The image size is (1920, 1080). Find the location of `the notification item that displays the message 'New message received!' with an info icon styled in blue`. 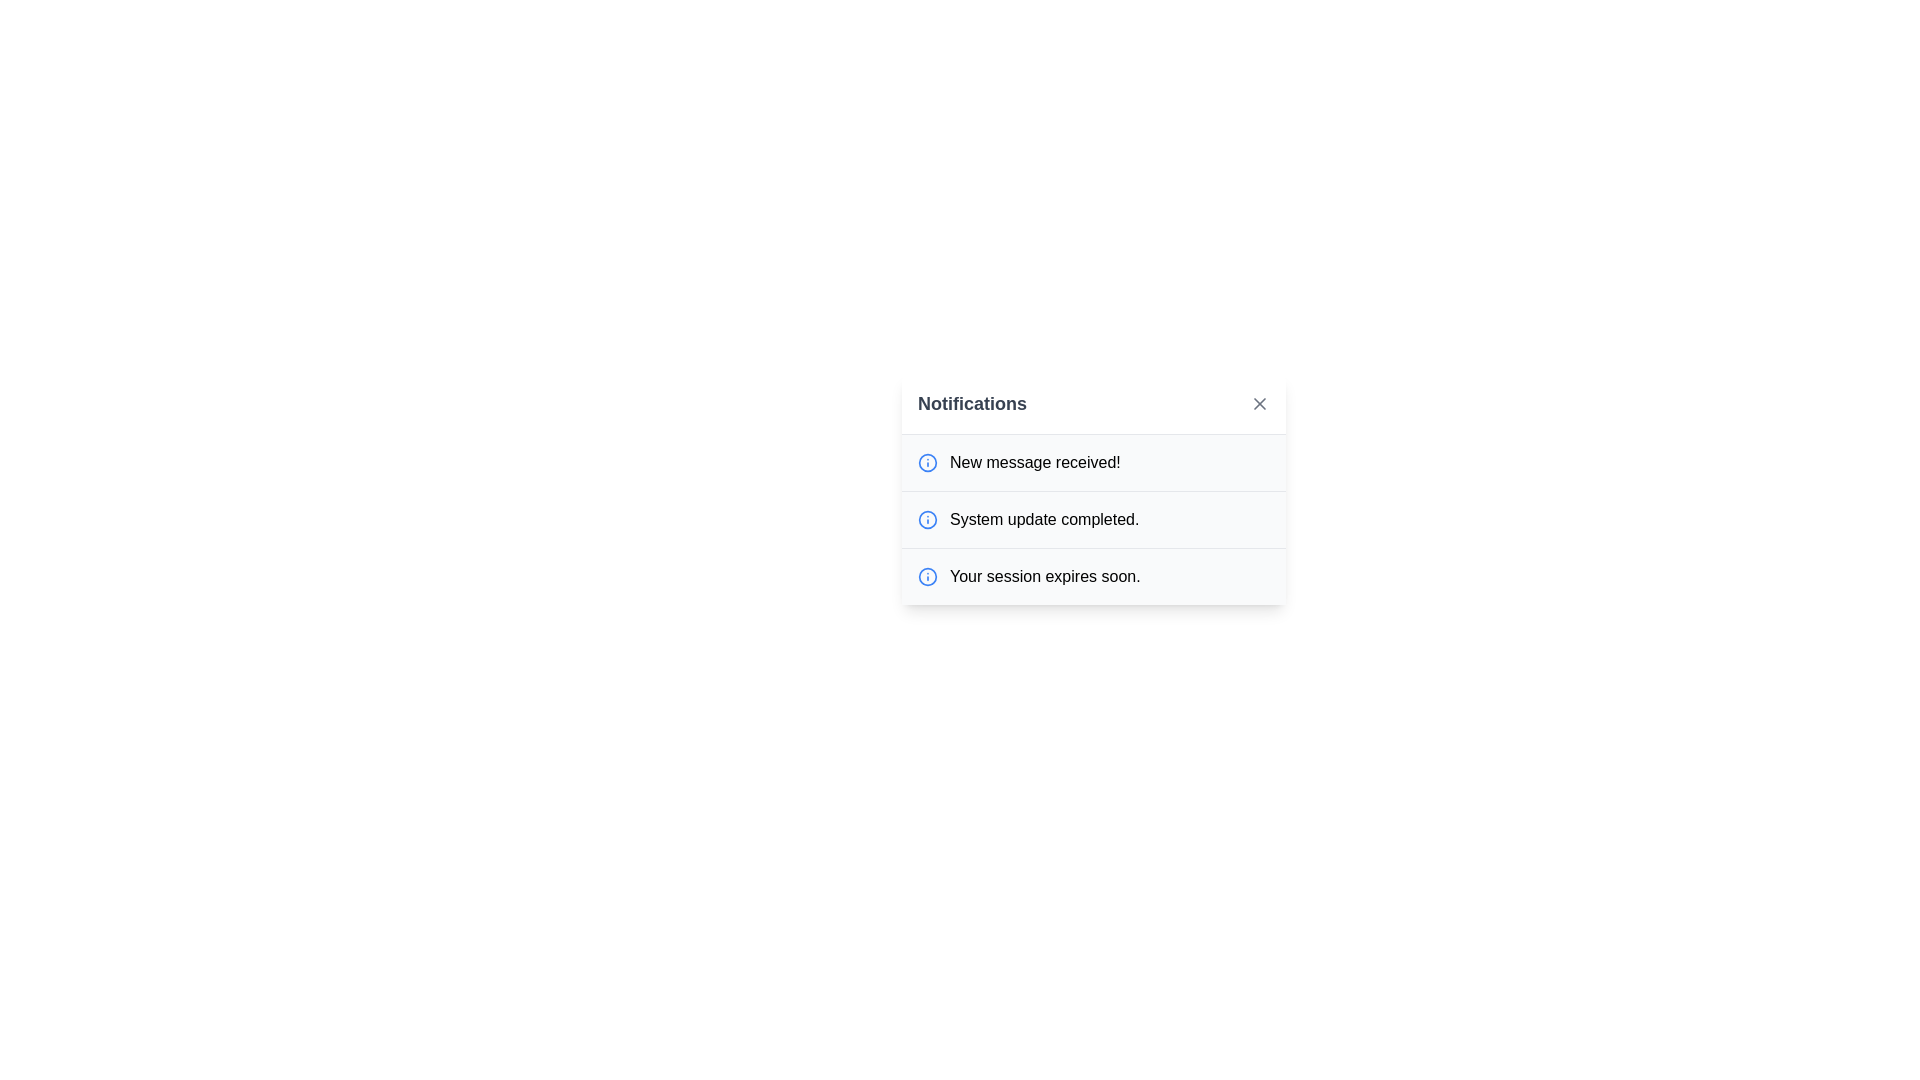

the notification item that displays the message 'New message received!' with an info icon styled in blue is located at coordinates (1019, 462).